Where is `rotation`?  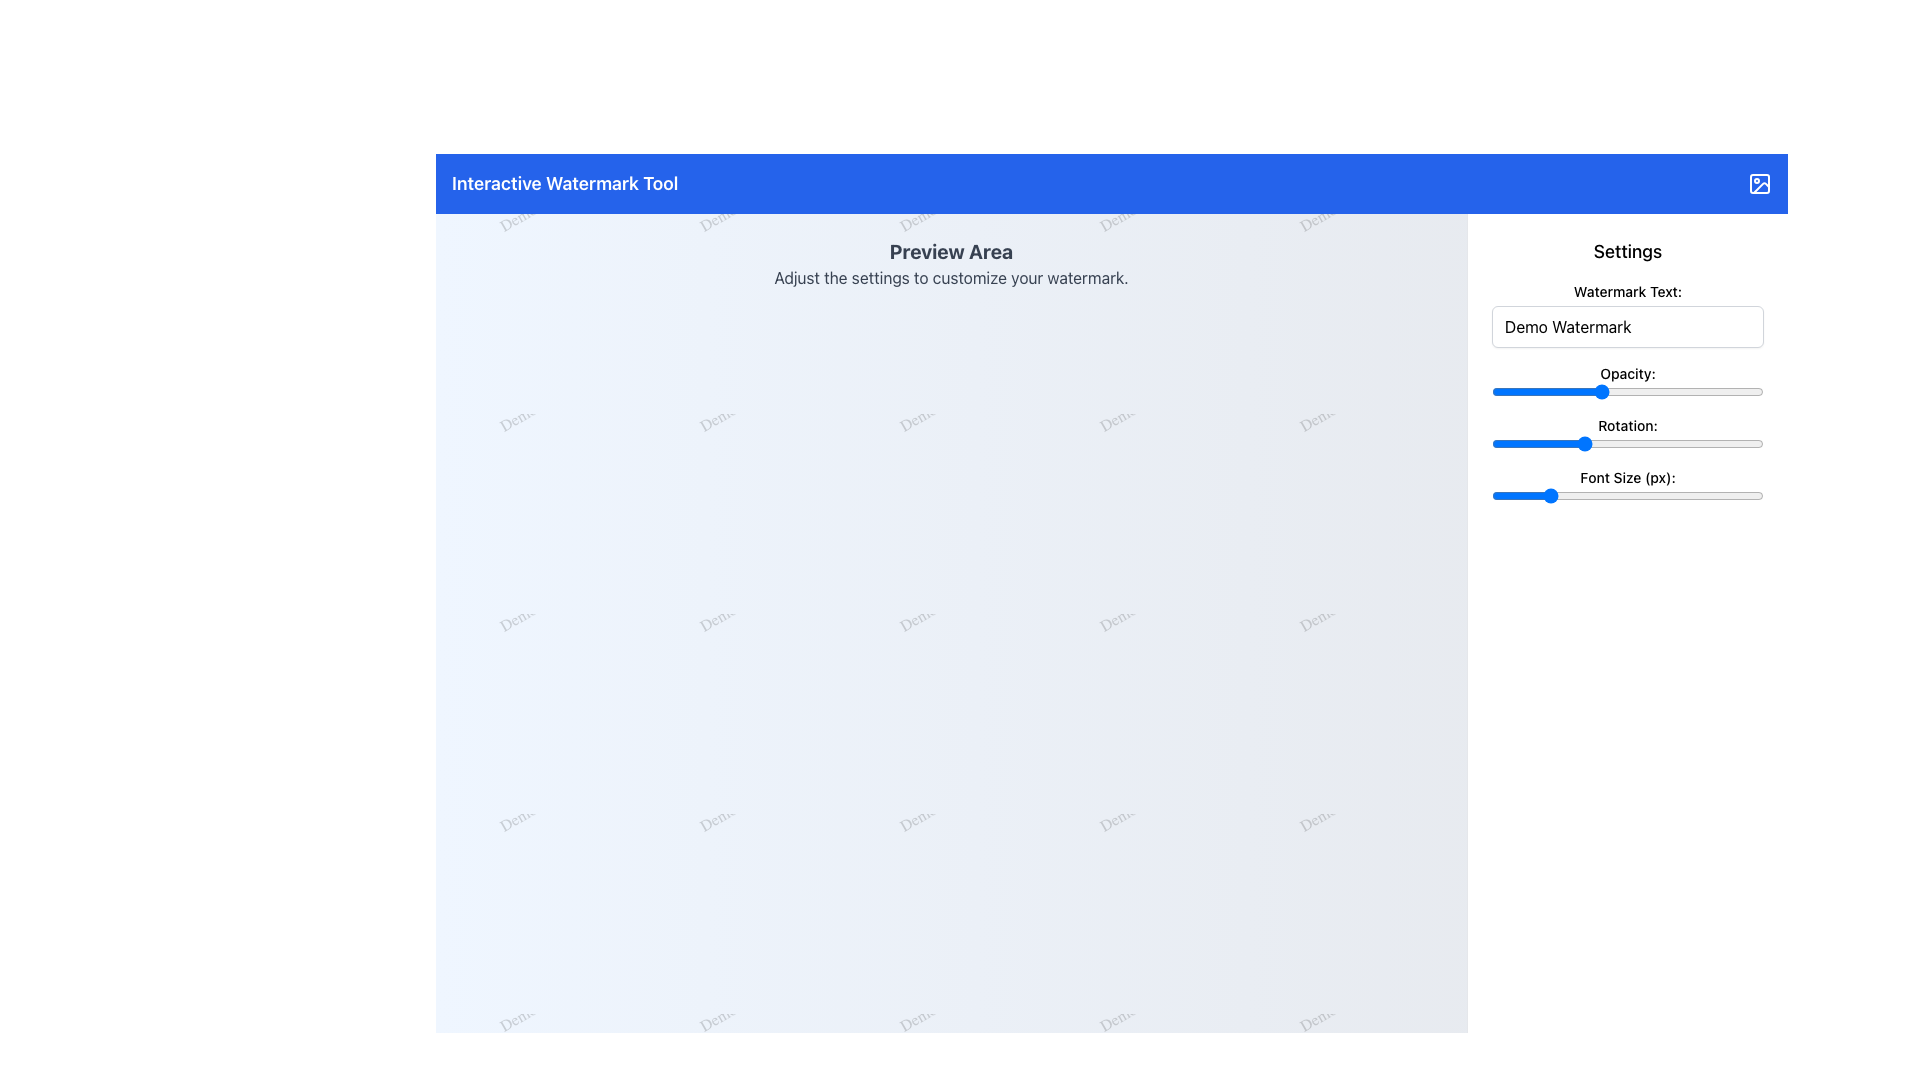
rotation is located at coordinates (1574, 442).